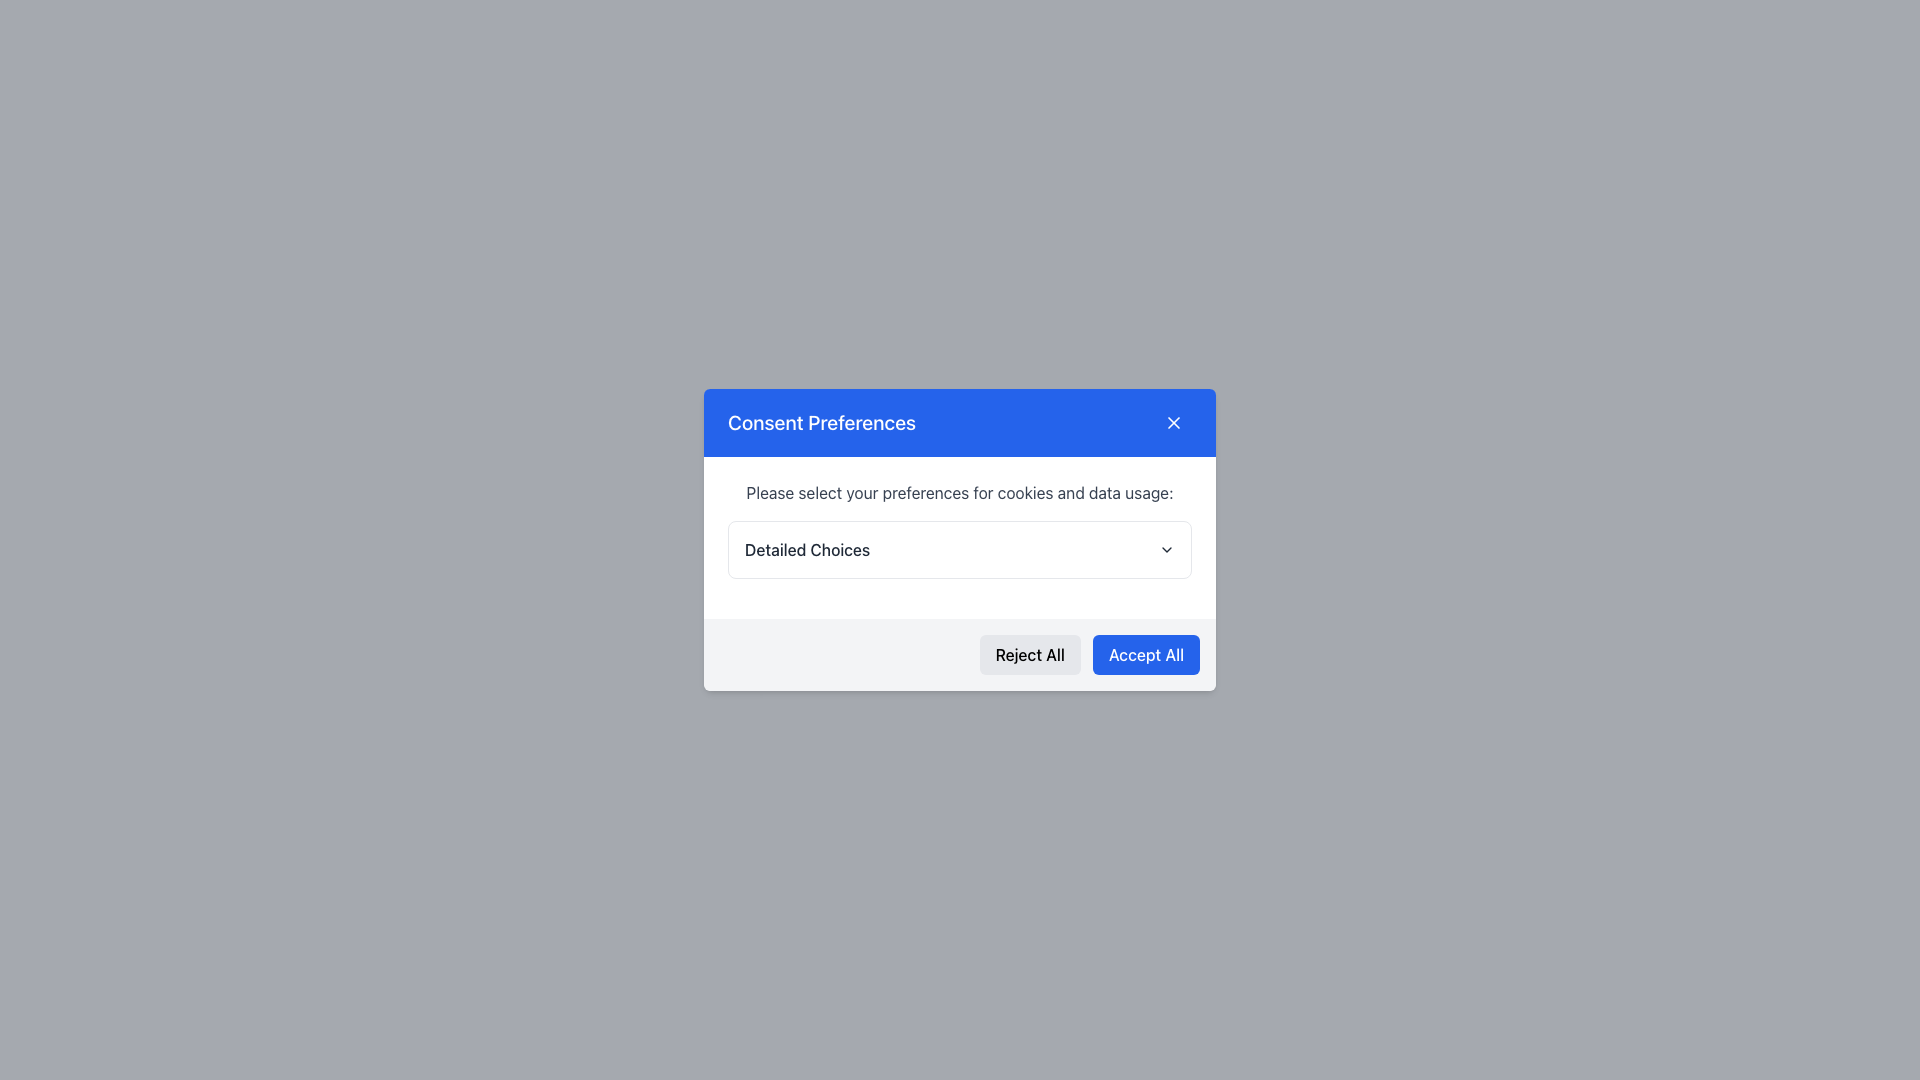  Describe the element at coordinates (1030, 655) in the screenshot. I see `the reject button located in the bottom left section of the modal dialog to observe the hover effect` at that location.